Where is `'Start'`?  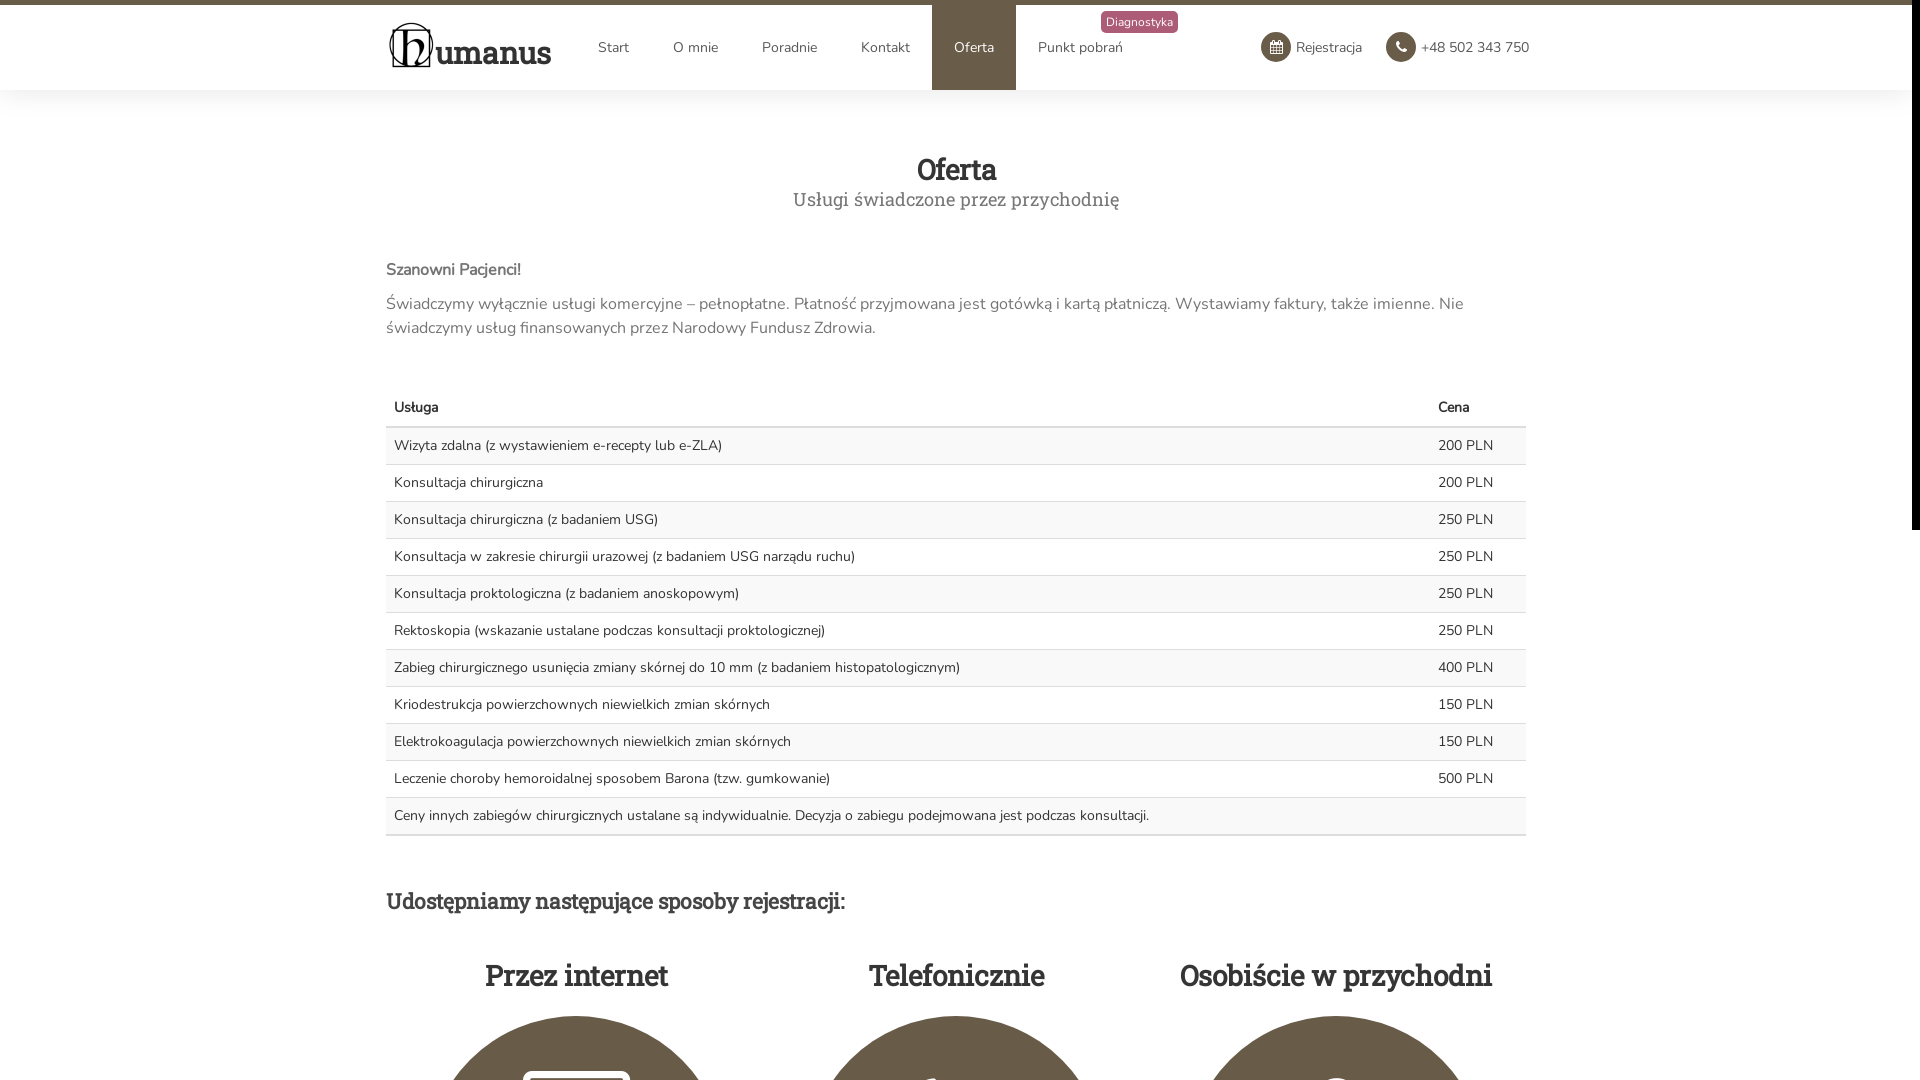
'Start' is located at coordinates (612, 46).